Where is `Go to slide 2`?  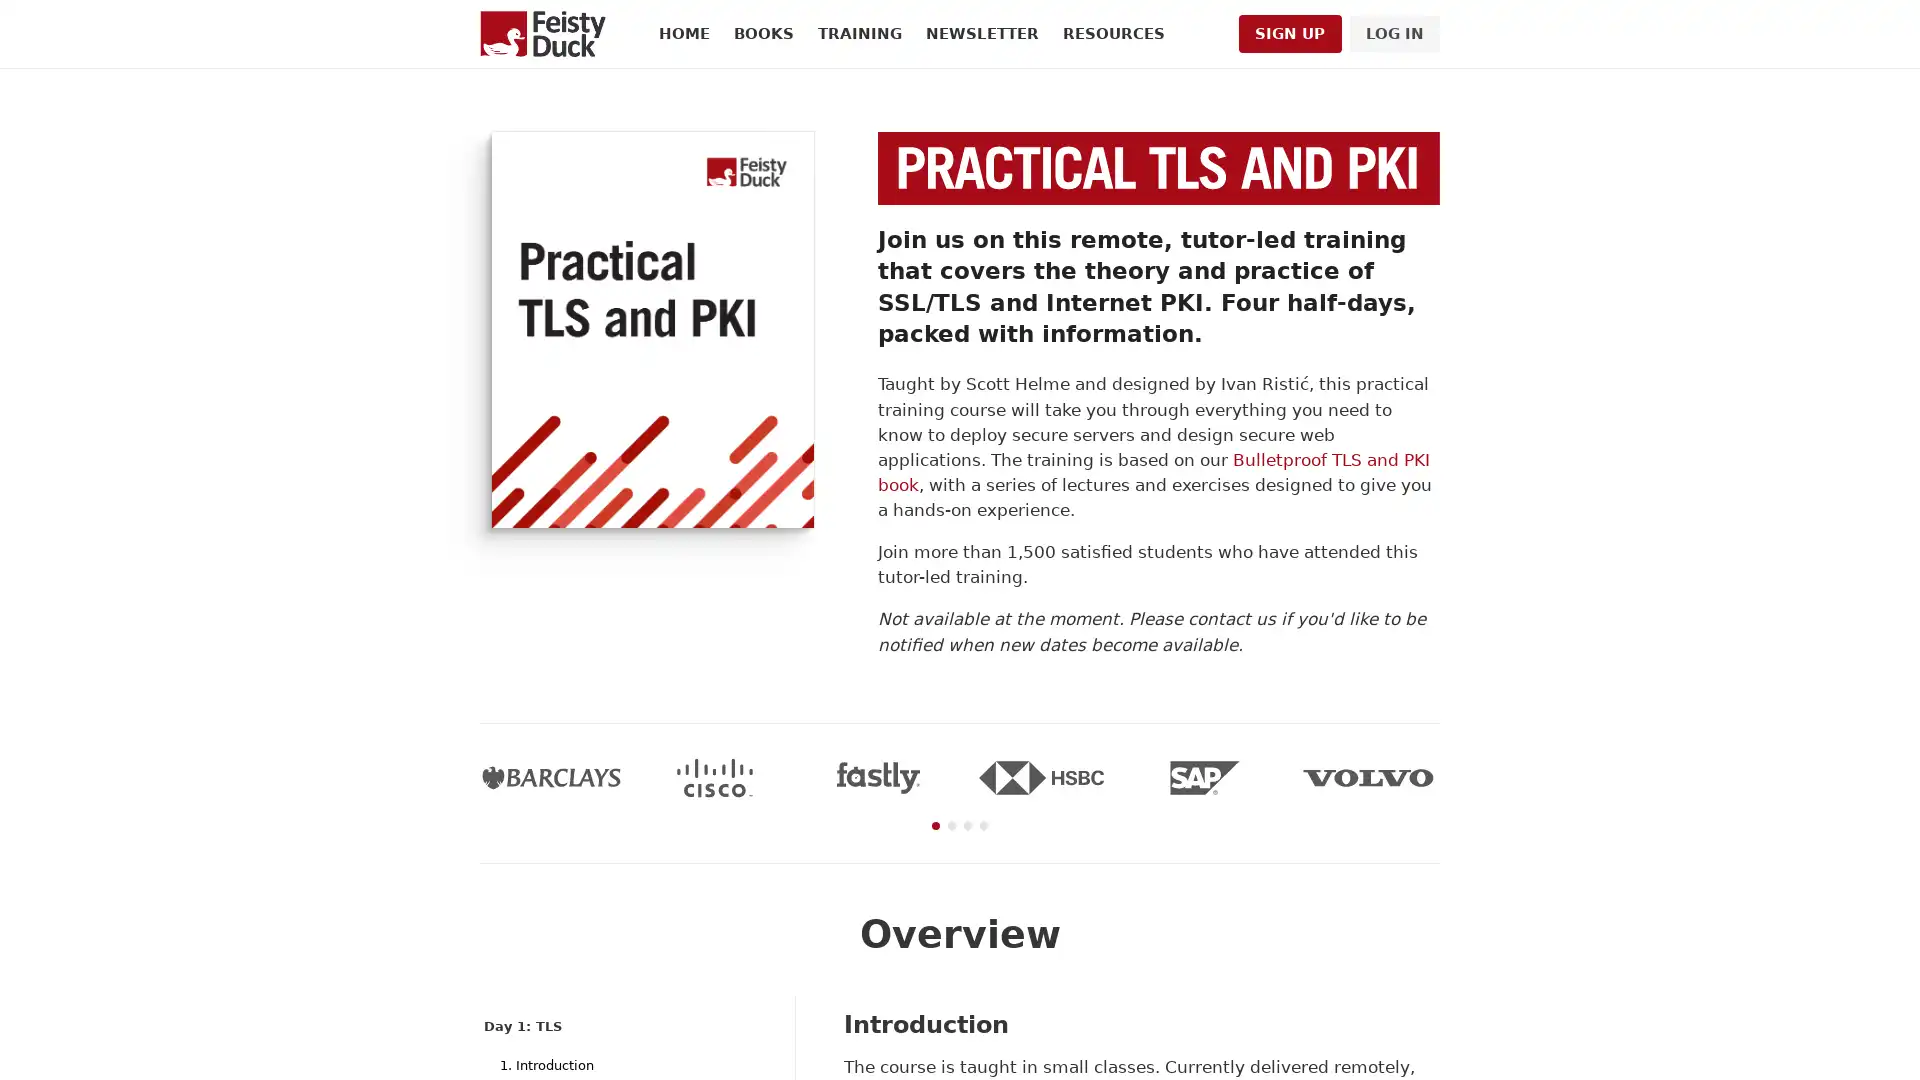
Go to slide 2 is located at coordinates (950, 825).